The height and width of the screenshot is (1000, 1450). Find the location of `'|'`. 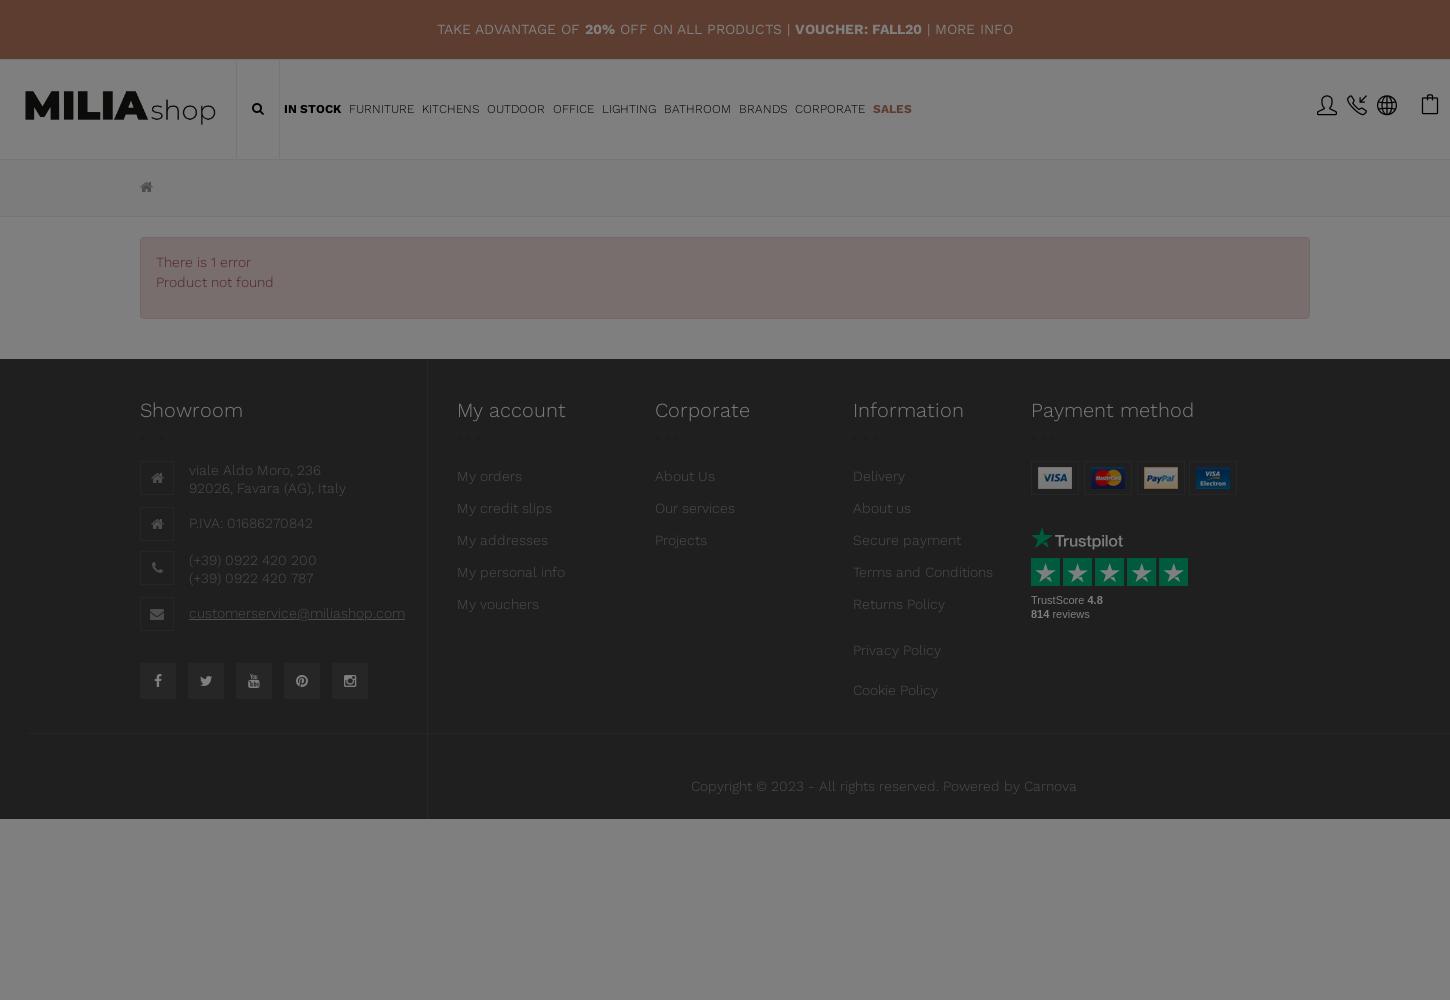

'|' is located at coordinates (927, 29).